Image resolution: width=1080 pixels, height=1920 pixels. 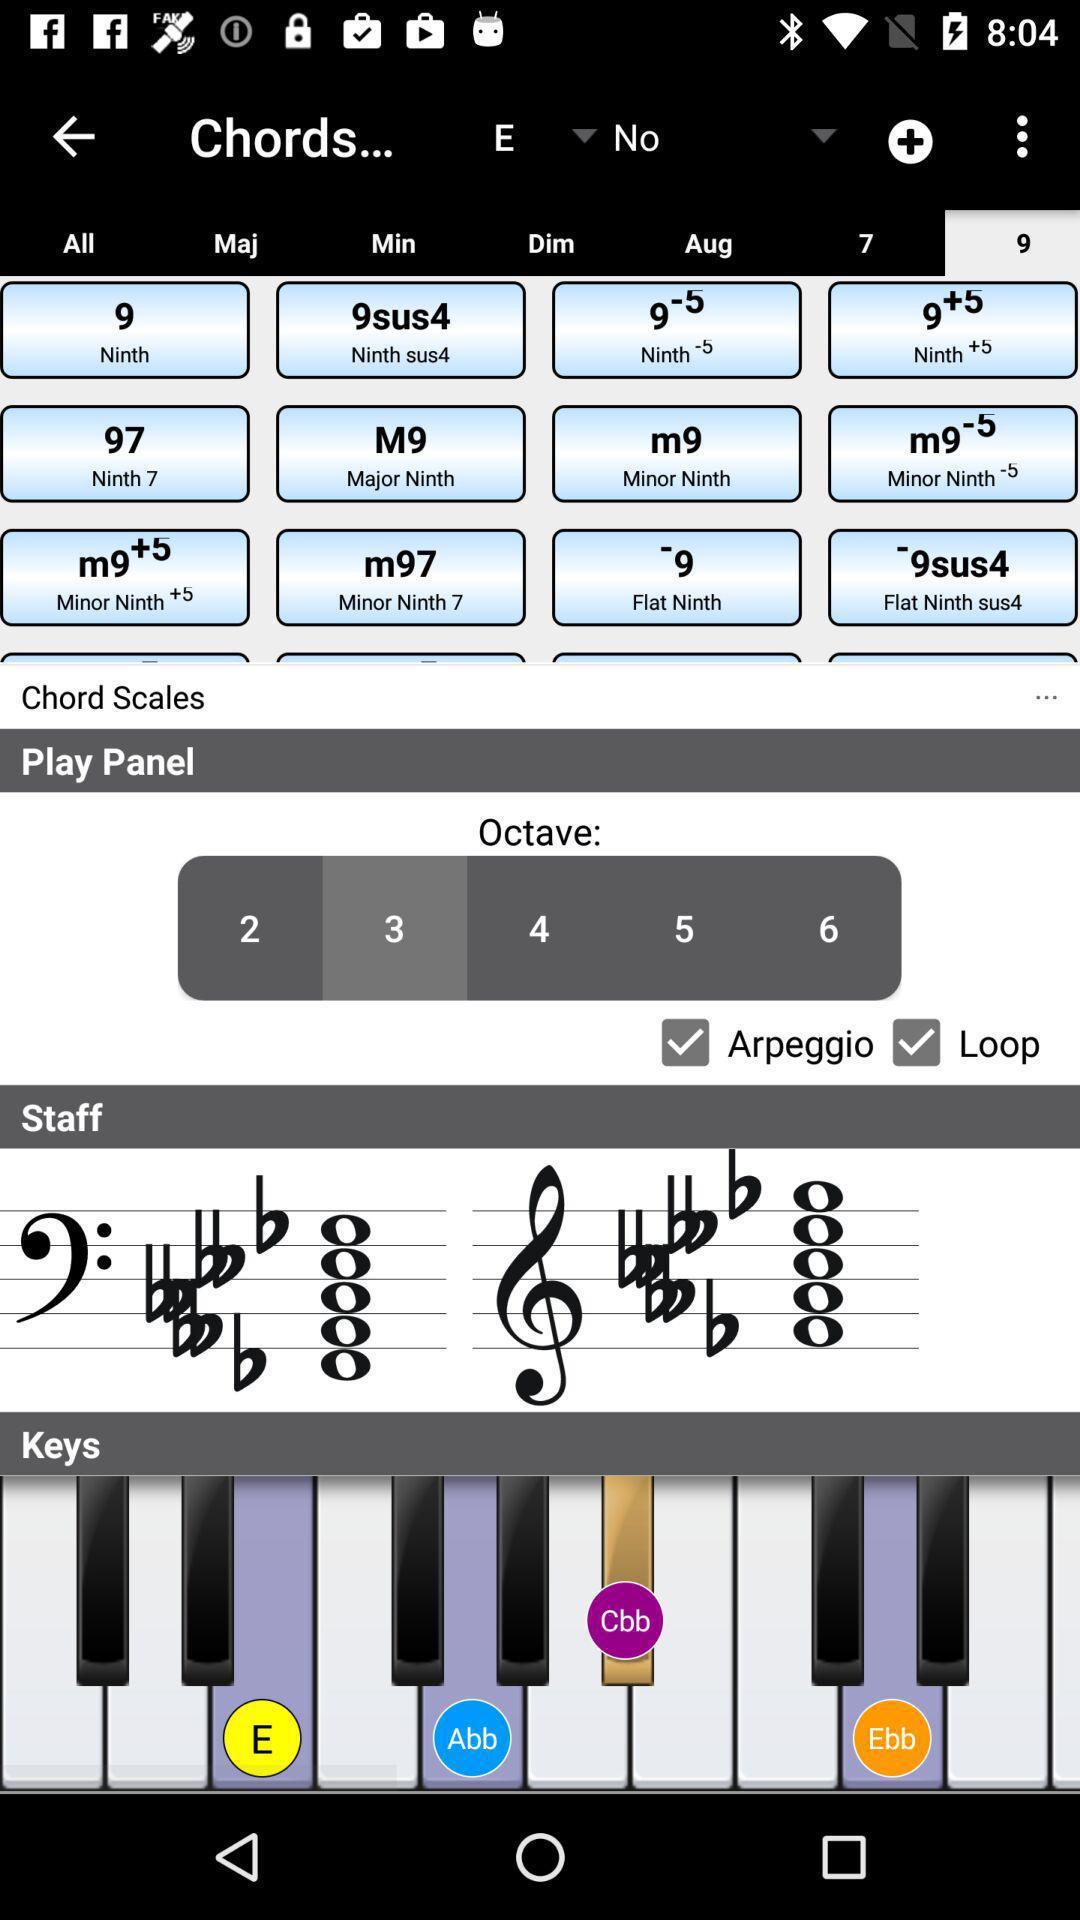 What do you see at coordinates (472, 1633) in the screenshot?
I see `key abb` at bounding box center [472, 1633].